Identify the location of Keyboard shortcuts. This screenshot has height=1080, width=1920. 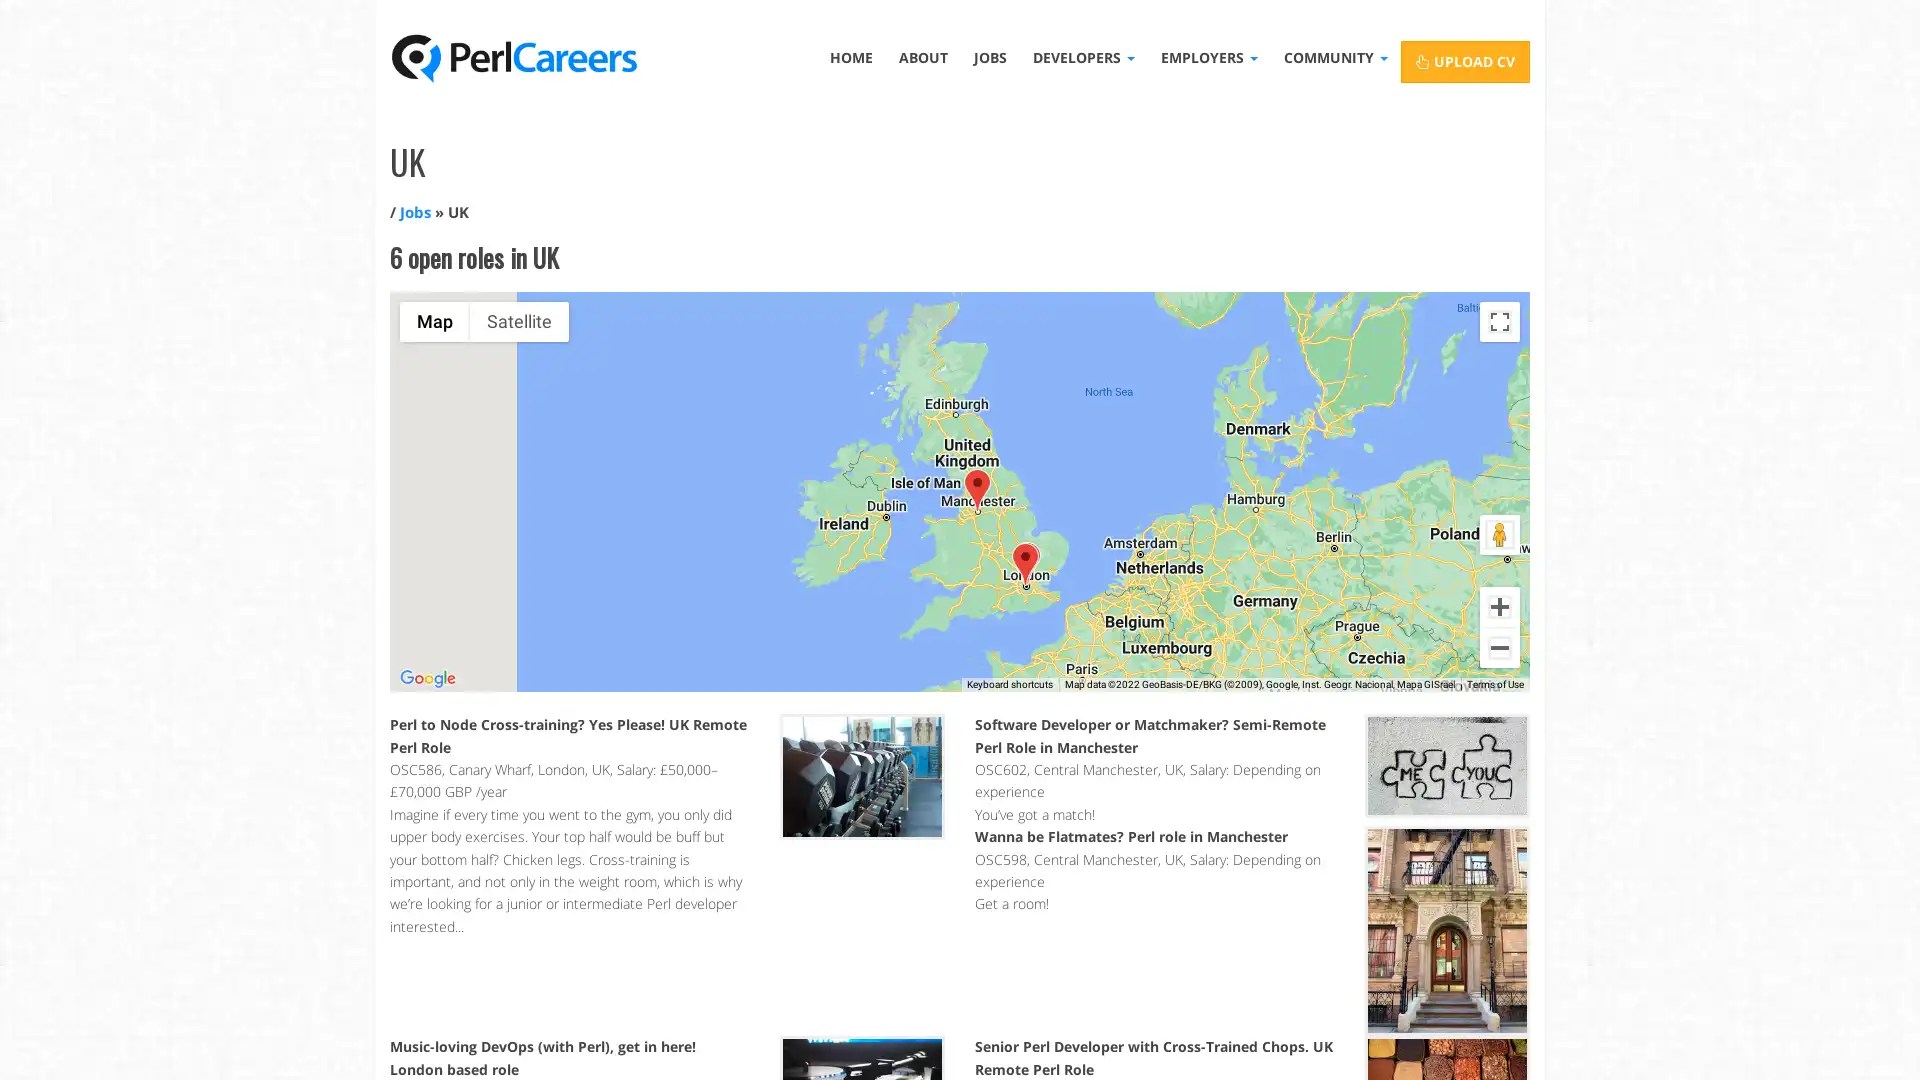
(1009, 682).